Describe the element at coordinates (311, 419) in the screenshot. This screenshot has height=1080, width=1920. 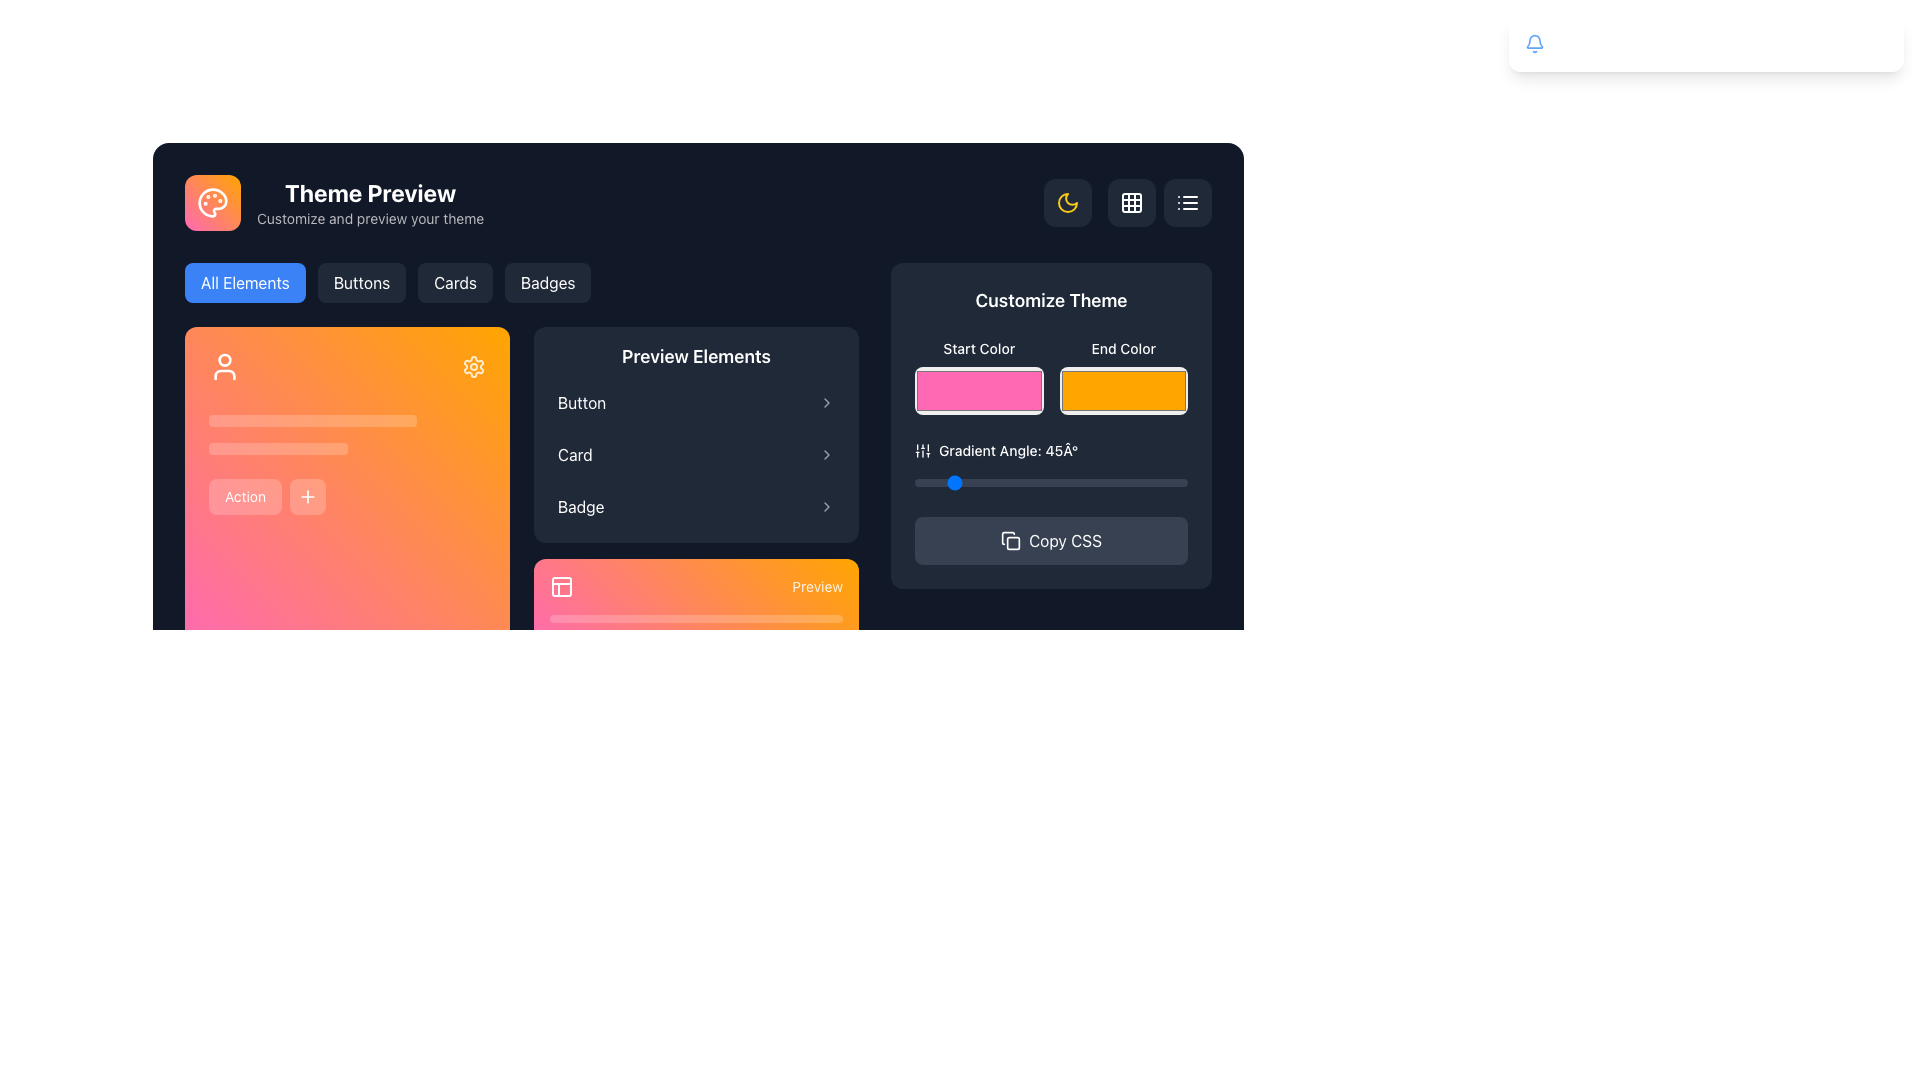
I see `the Decorative bar located in the left panel of the interface, which features a gradient coloring transitioning from pink to orange and is the top member of a vertically spaced arrangement of elements` at that location.